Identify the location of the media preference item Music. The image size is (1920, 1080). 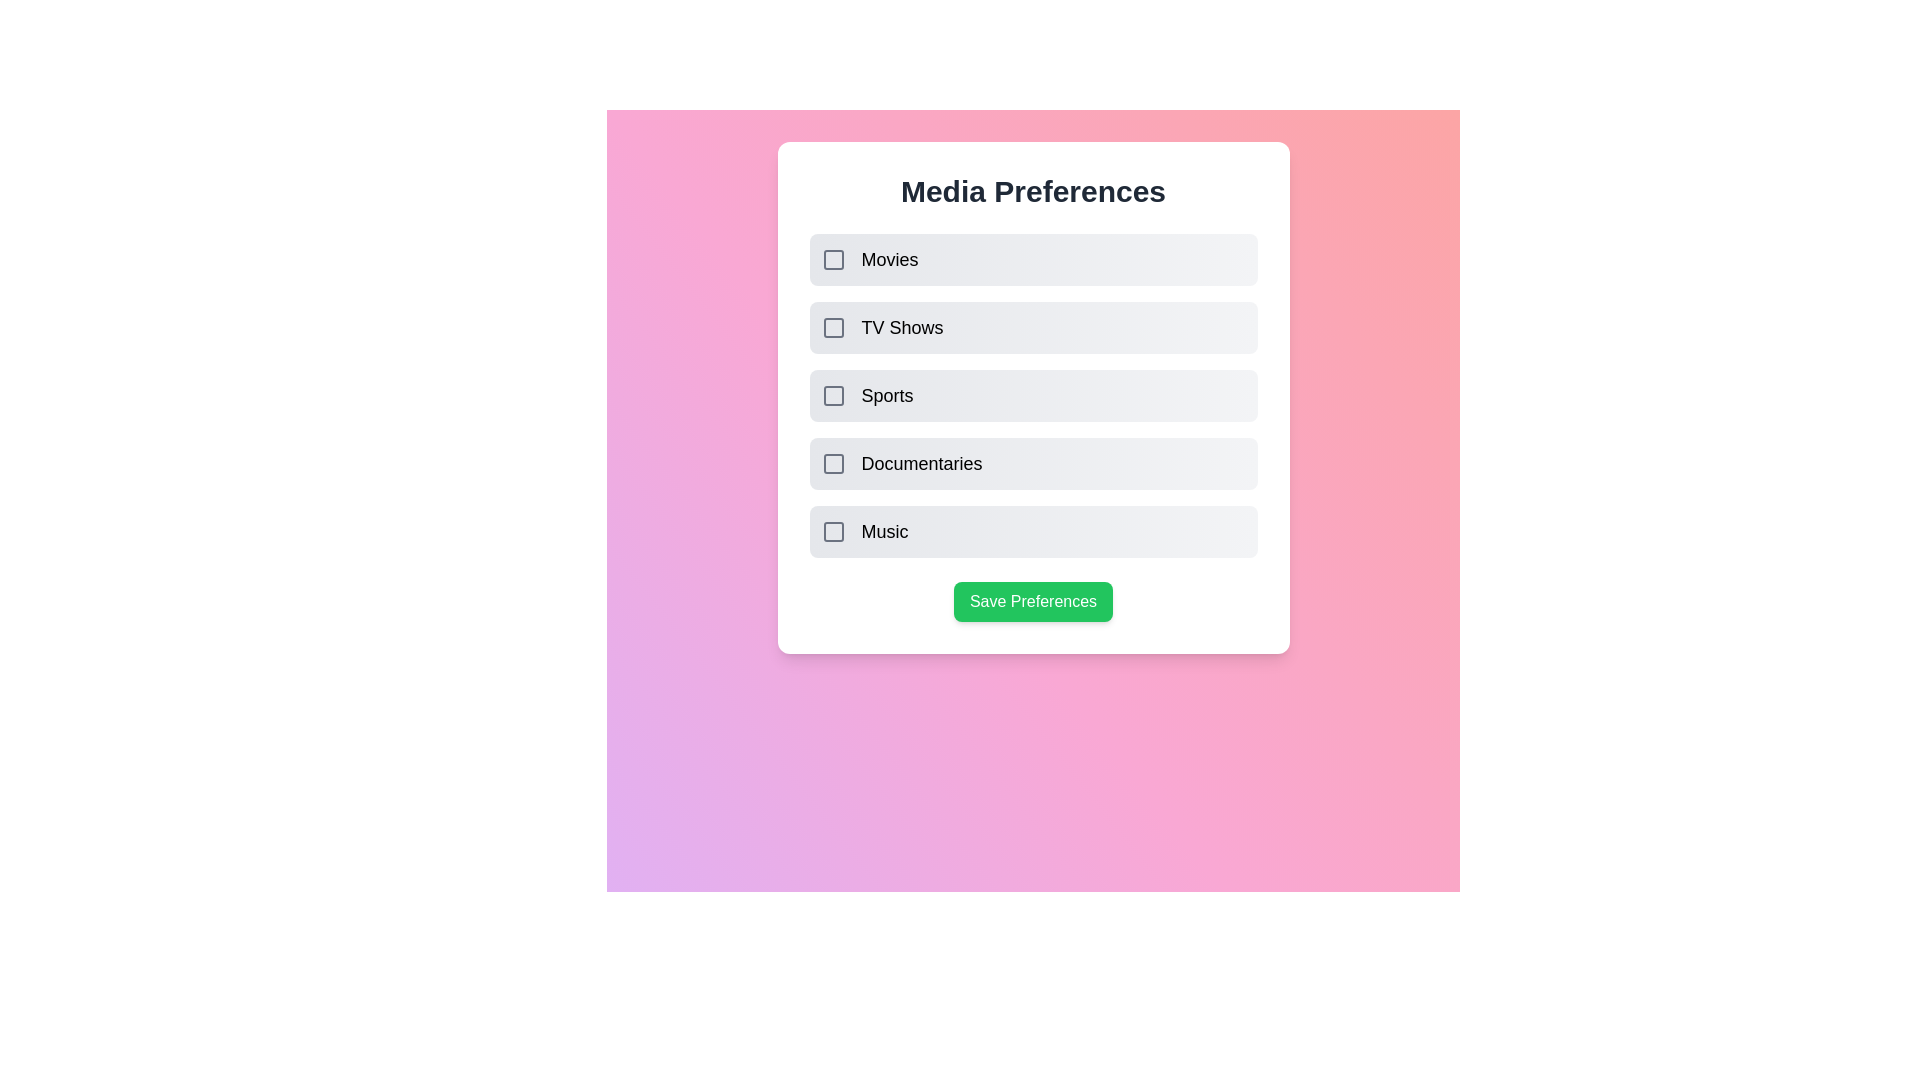
(833, 531).